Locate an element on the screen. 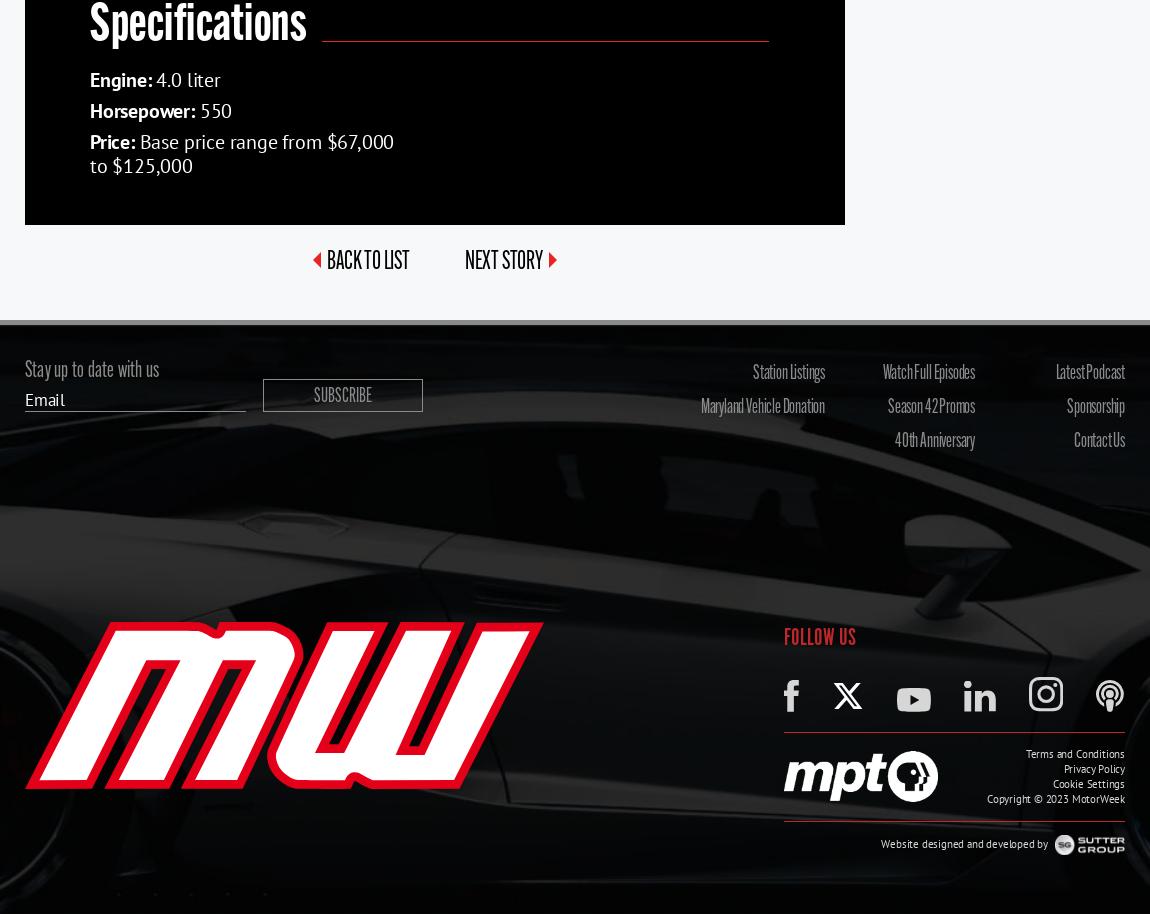 The width and height of the screenshot is (1150, 914). 'Engine:' is located at coordinates (89, 77).